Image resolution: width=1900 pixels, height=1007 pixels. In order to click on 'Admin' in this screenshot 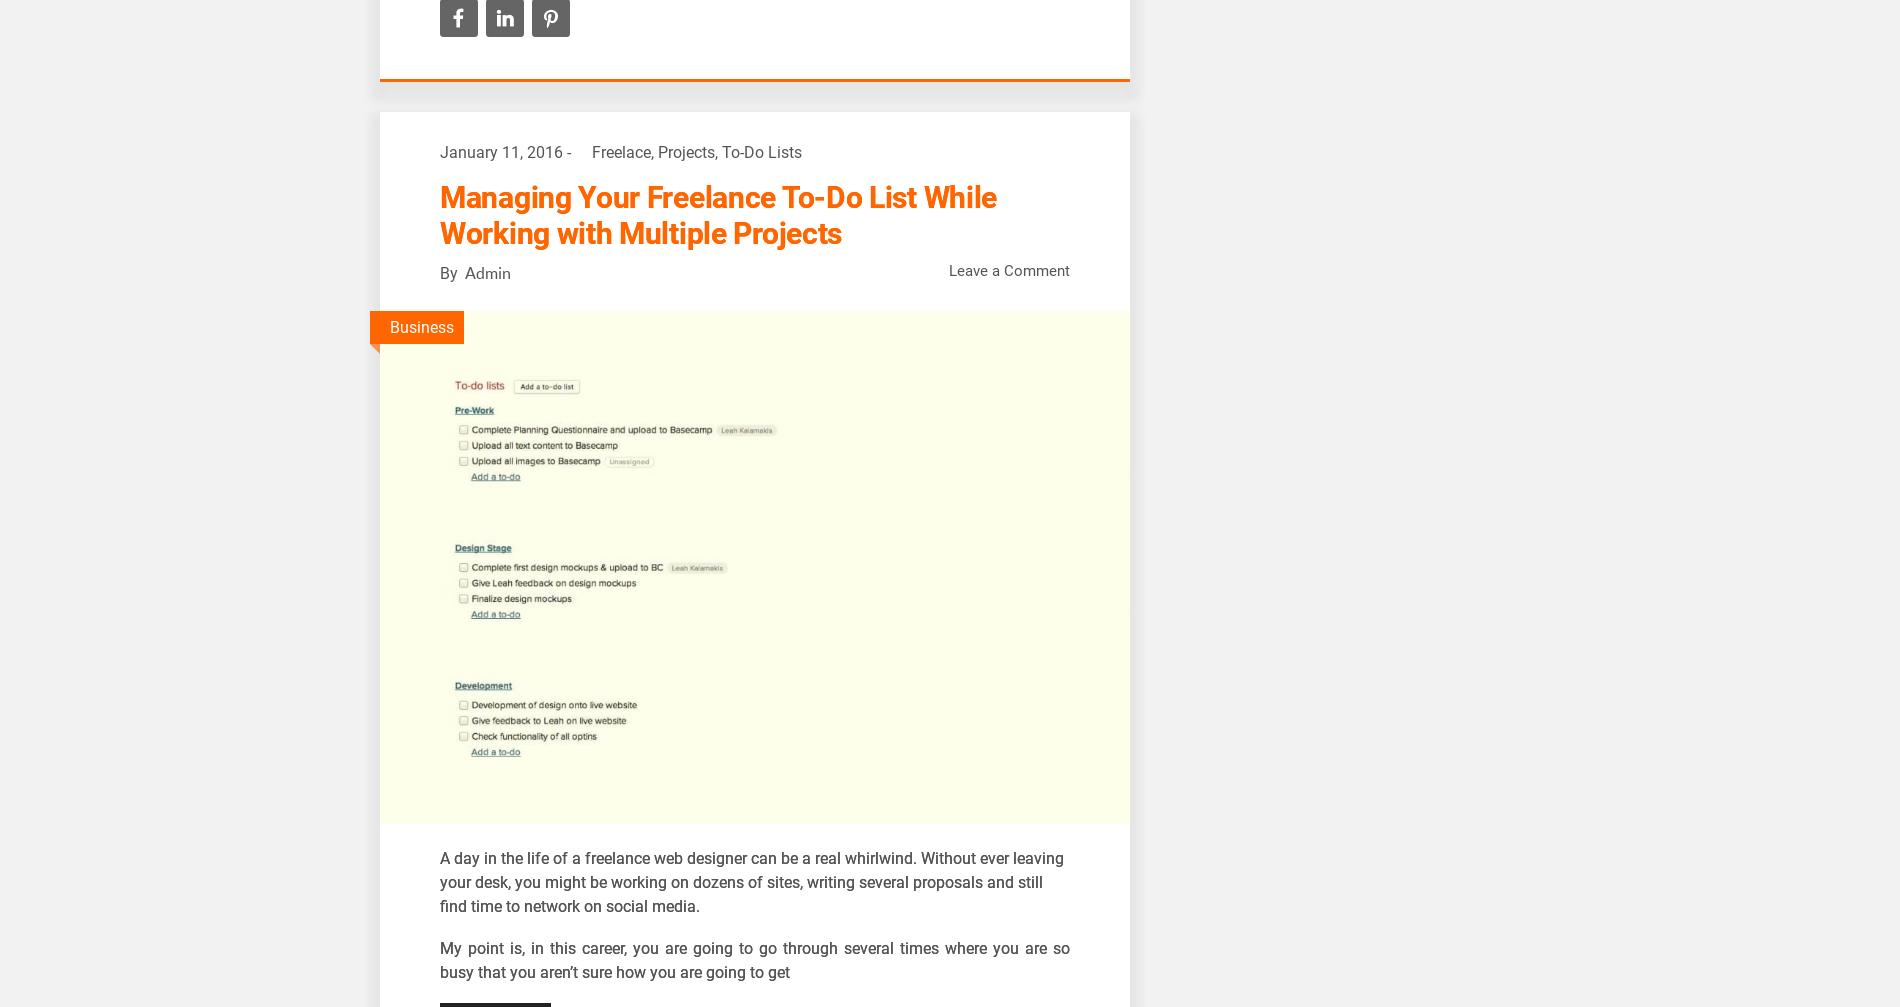, I will do `click(487, 272)`.